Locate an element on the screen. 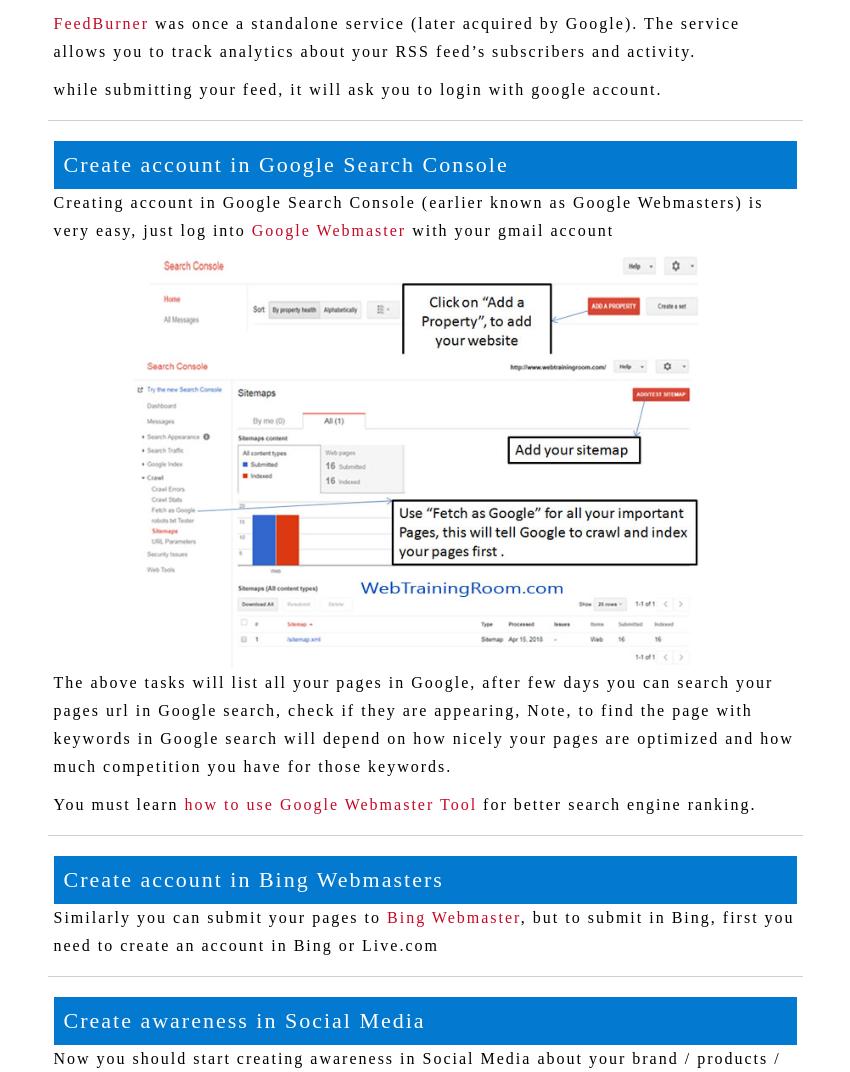 This screenshot has height=1072, width=850. 'The above tasks will list all your pages in Google, after few days you can search your pages url in Google search, check if they are appearing, Note, to find the page with keywords in Google search will depend on how nicely your pages are optimized and how much competition you have for those keywords.' is located at coordinates (422, 723).